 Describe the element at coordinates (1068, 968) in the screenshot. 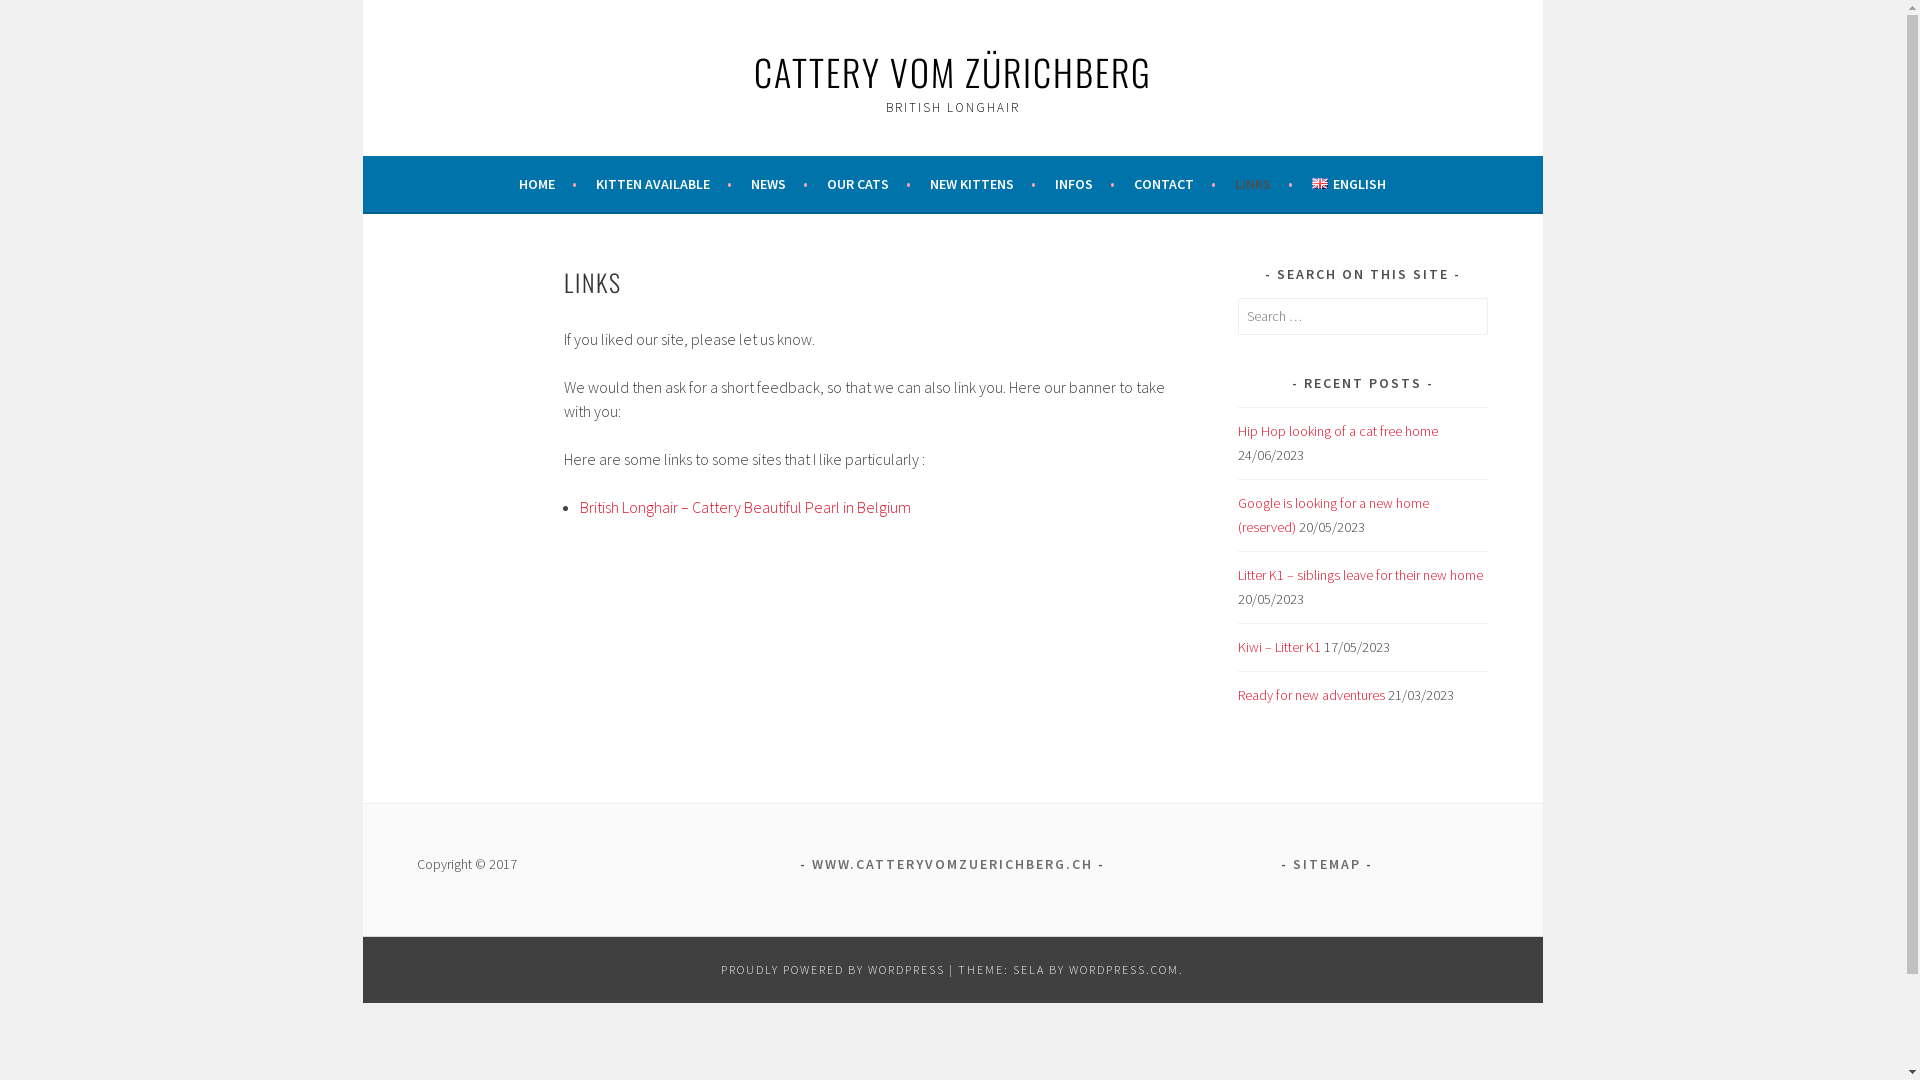

I see `'WORDPRESS.COM'` at that location.